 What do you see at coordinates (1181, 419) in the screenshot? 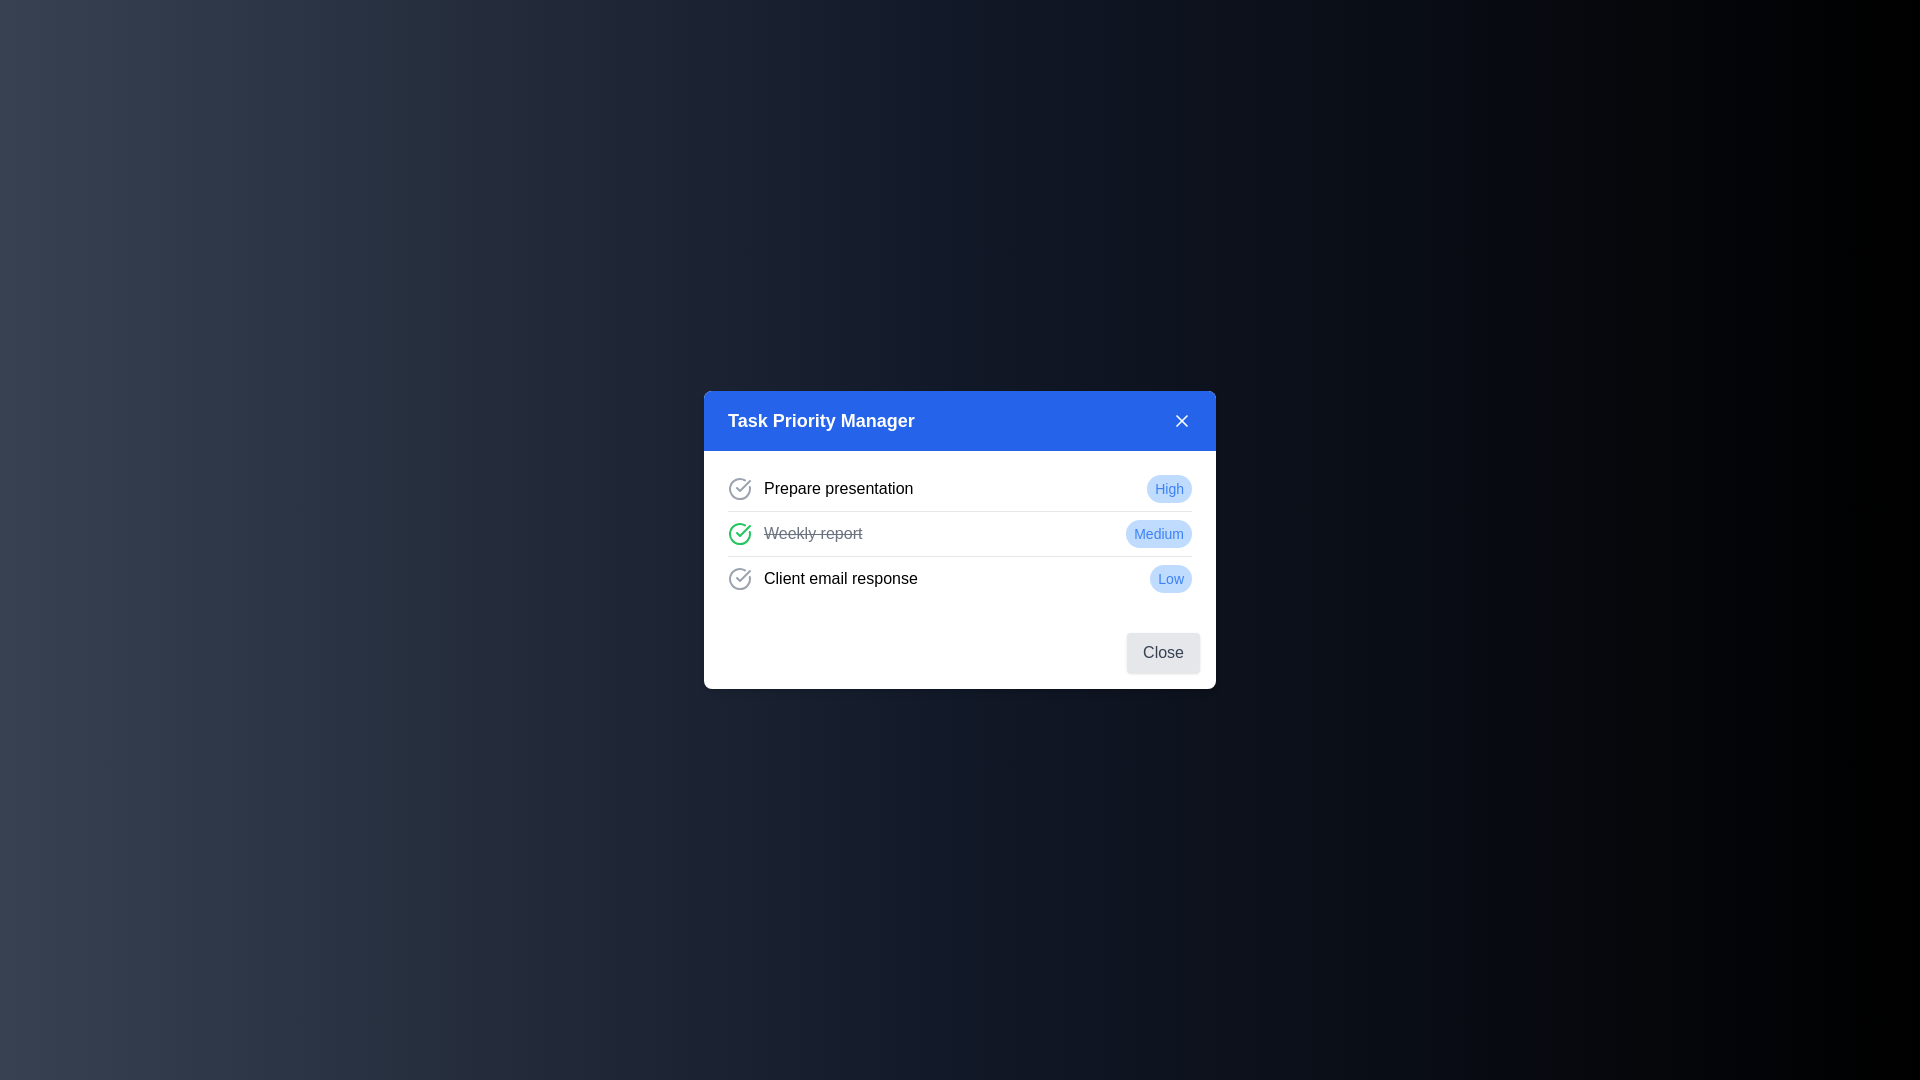
I see `the Close button styled as an icon located in the top-right corner of the 'Task Priority Manager' modal` at bounding box center [1181, 419].